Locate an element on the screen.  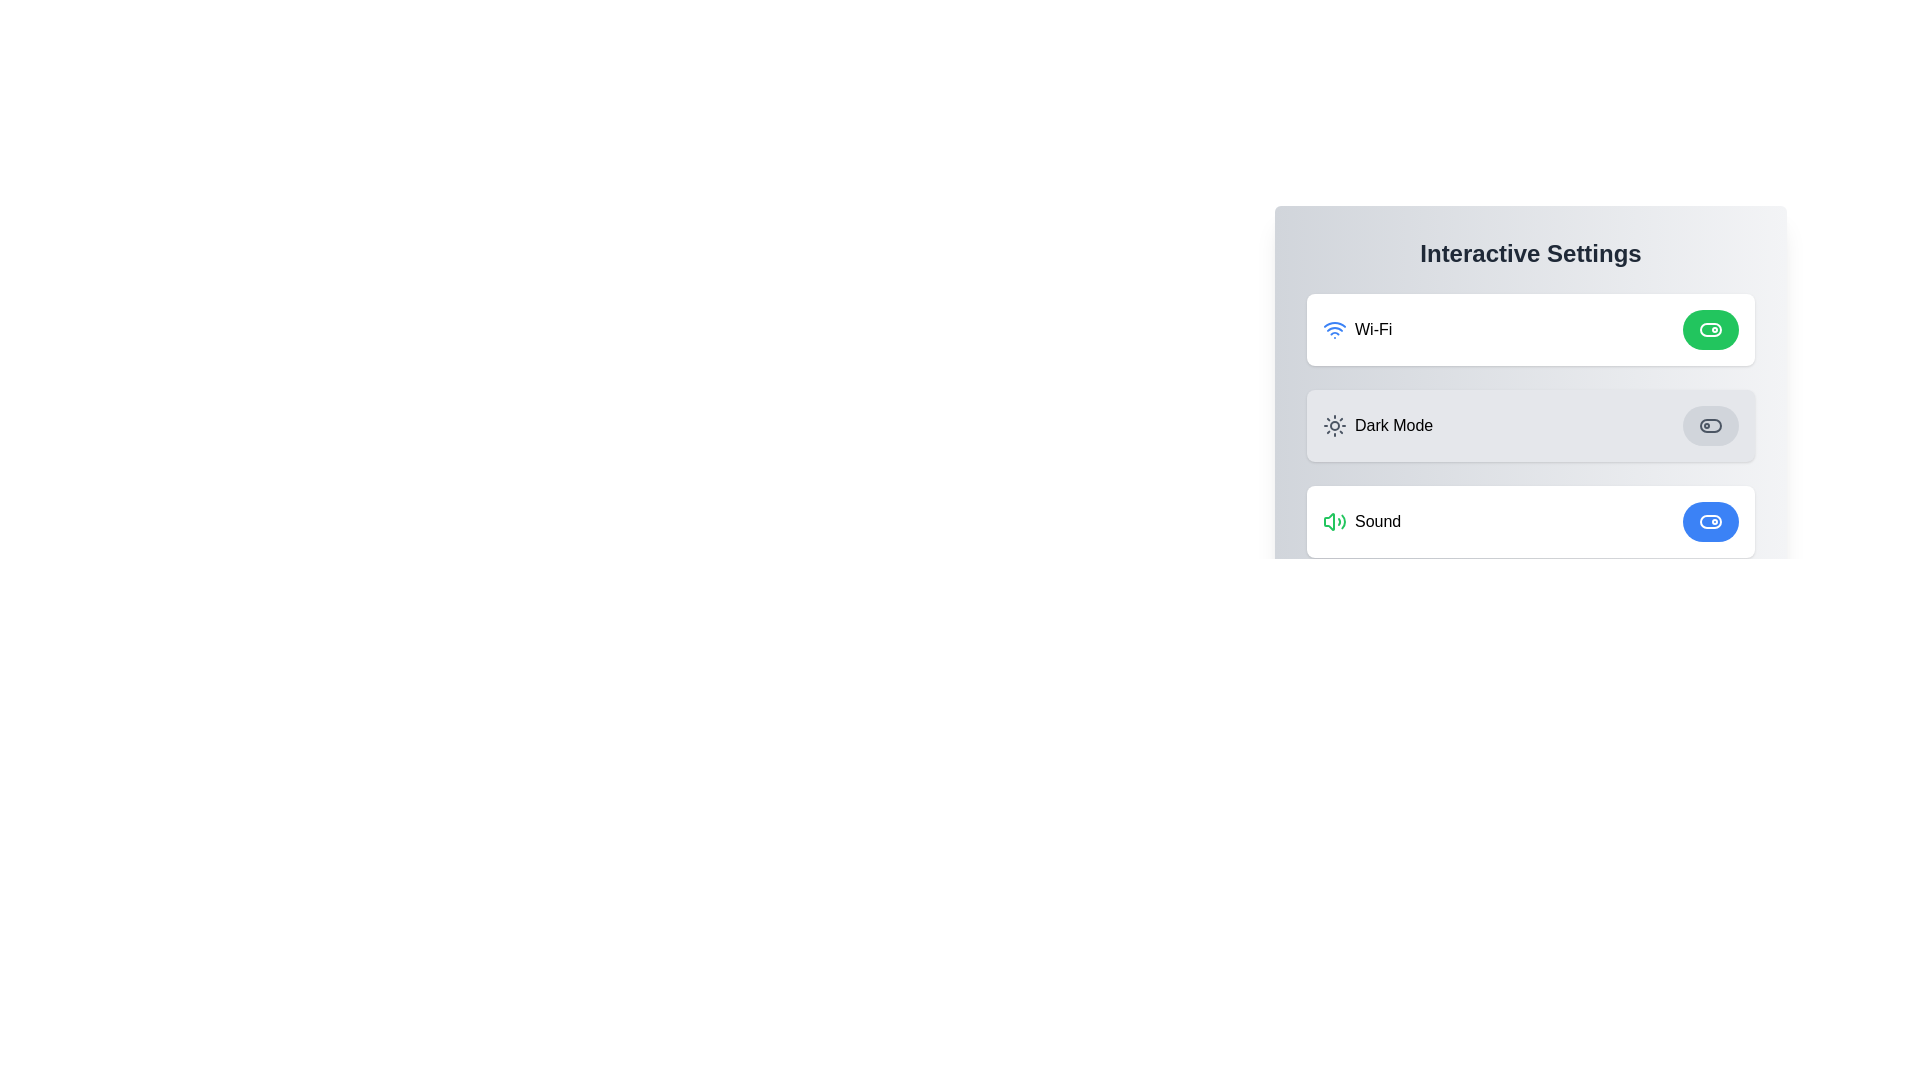
the Background/Track element of the toggle switch for the 'Dark Mode' setting, which is a rounded rectangle with a light gray background located in the second row of the setting options is located at coordinates (1709, 424).